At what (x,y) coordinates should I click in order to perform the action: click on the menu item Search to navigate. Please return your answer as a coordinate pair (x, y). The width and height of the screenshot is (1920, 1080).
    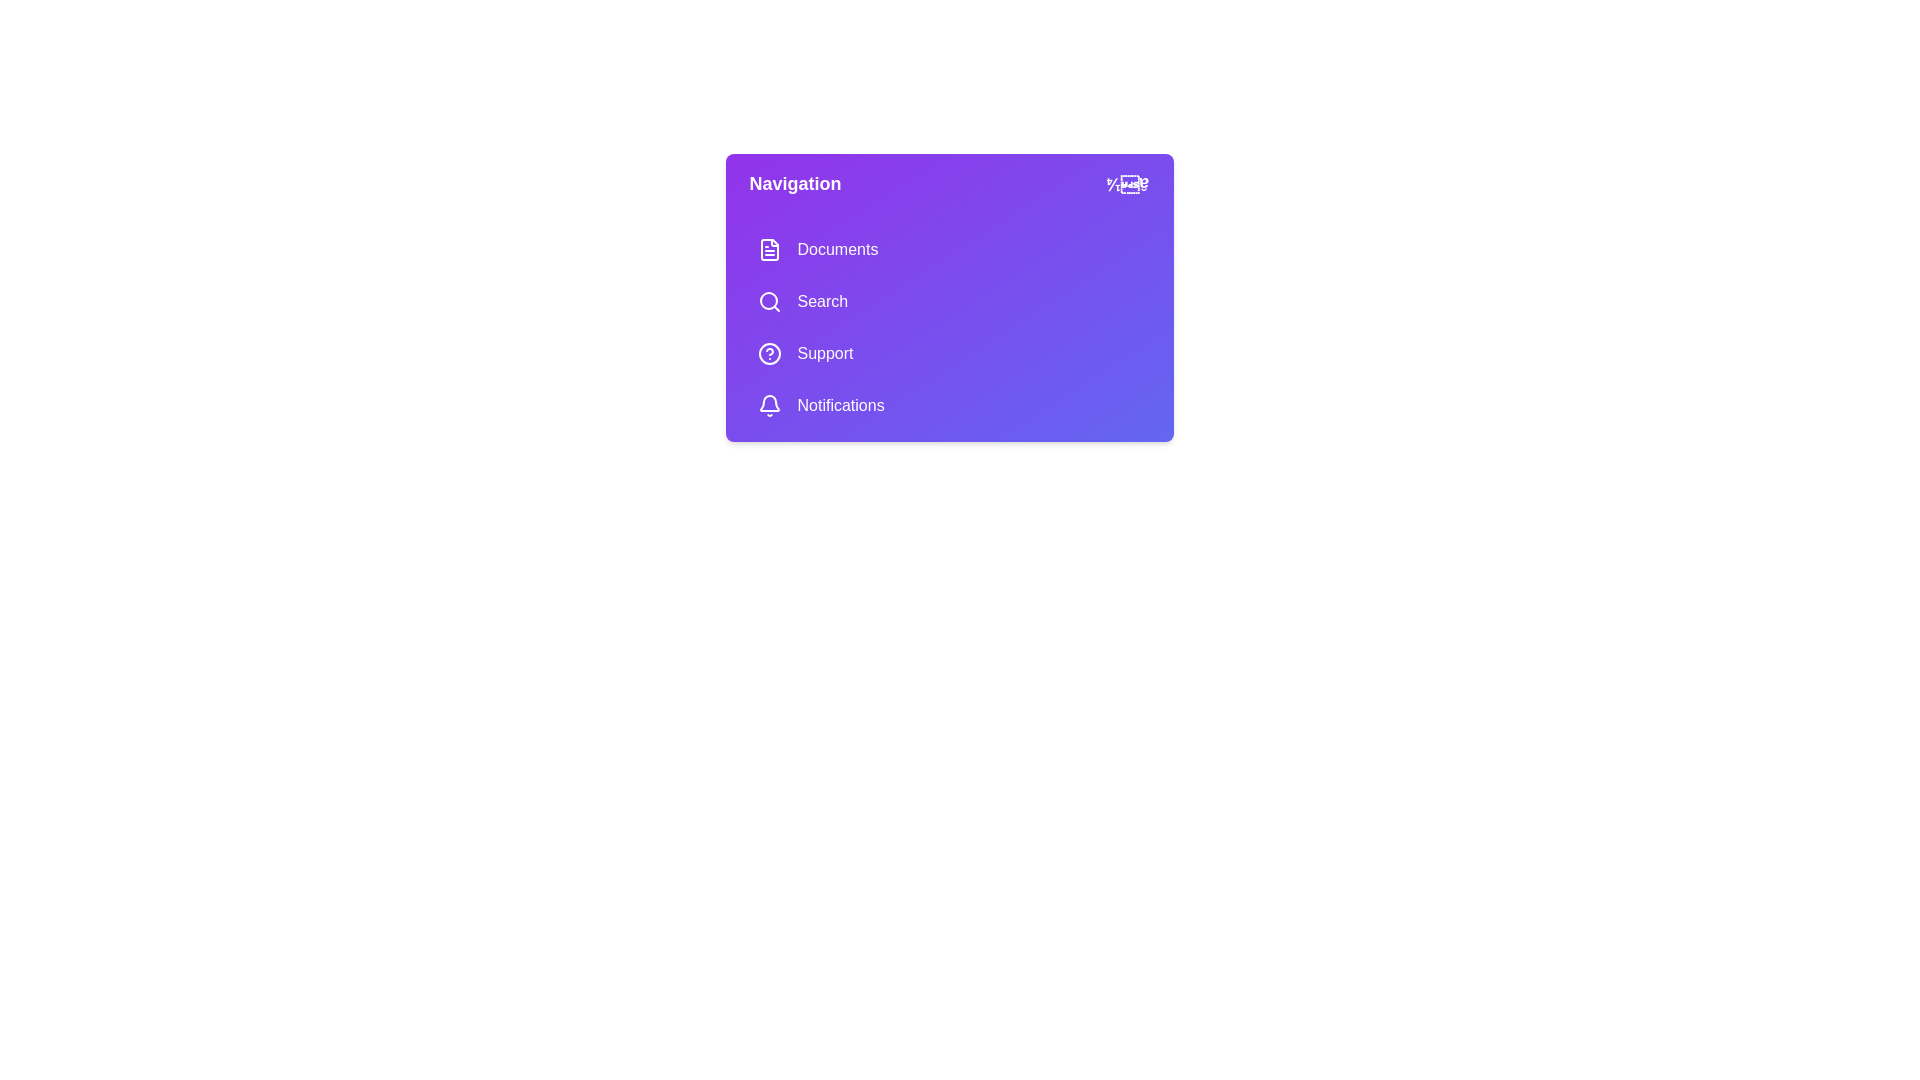
    Looking at the image, I should click on (948, 301).